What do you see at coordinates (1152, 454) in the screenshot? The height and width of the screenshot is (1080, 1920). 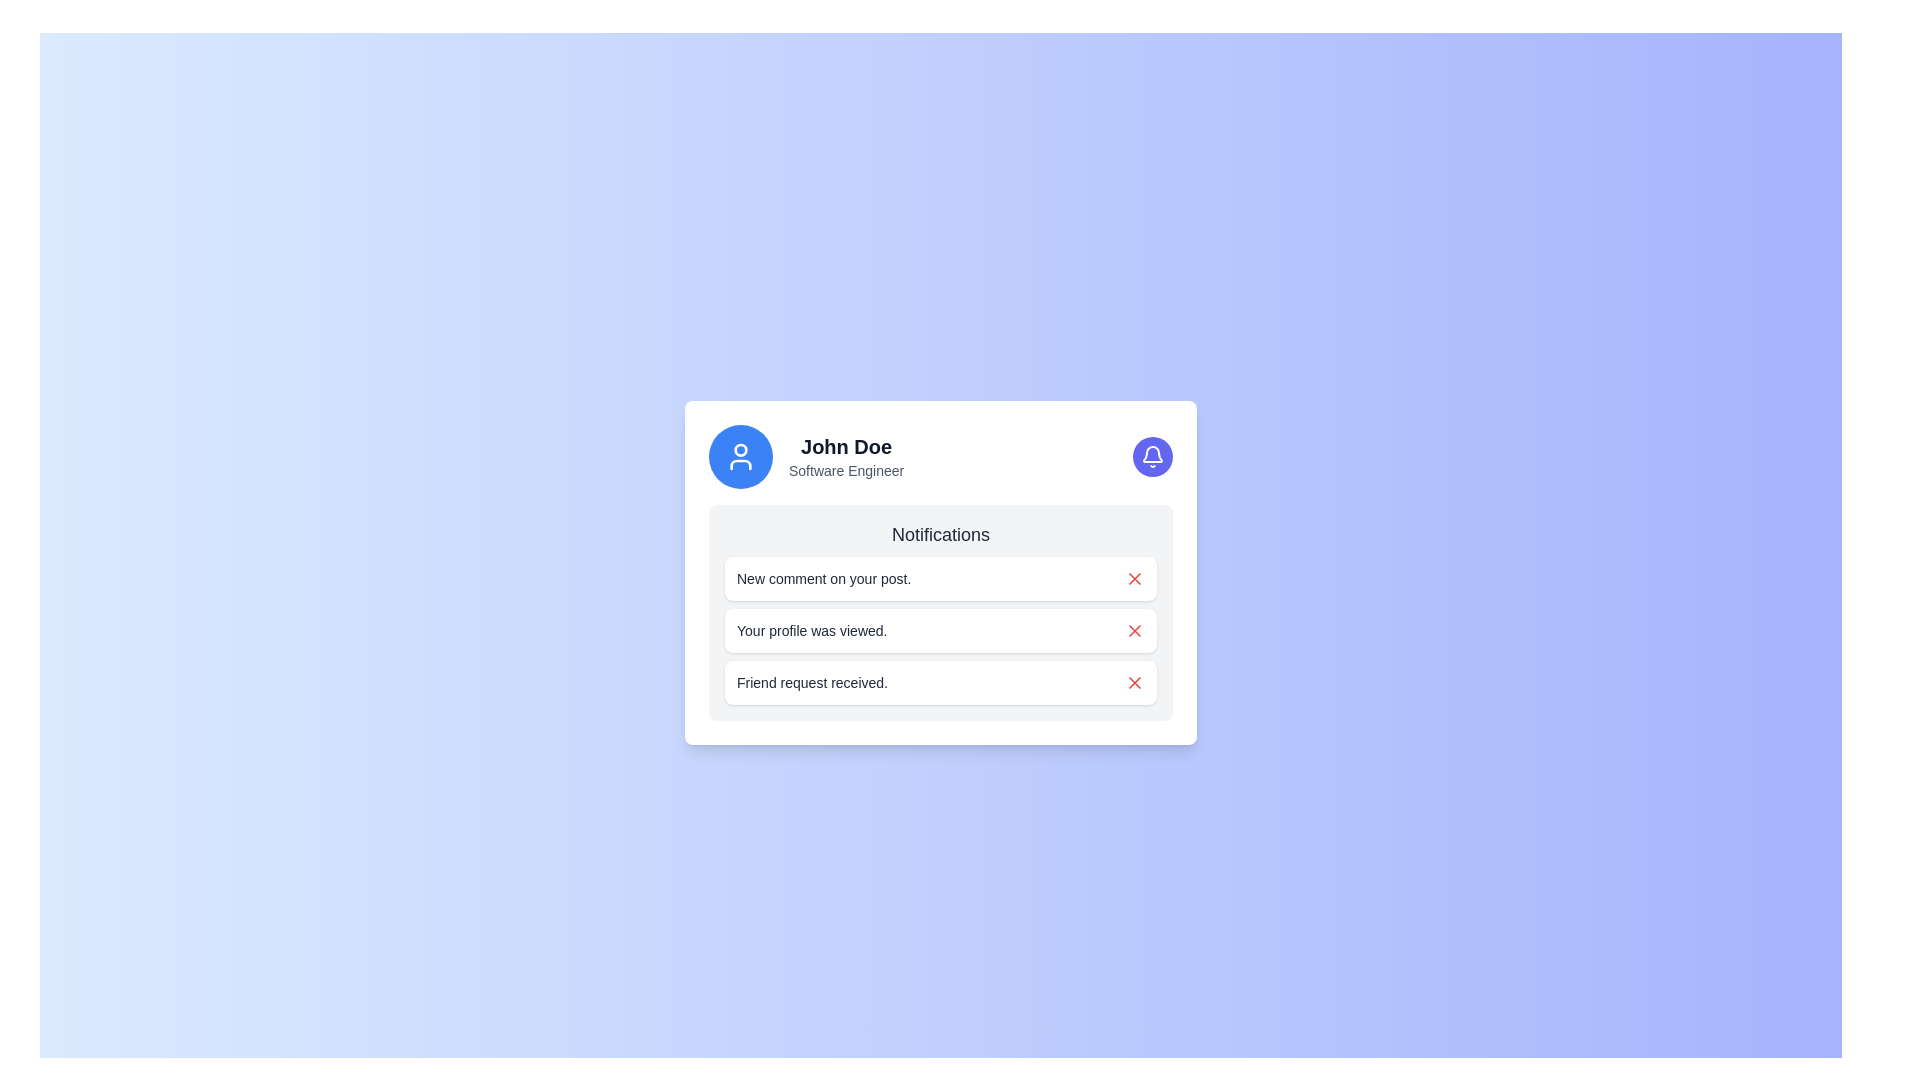 I see `the main body curve of the bell icon located in the top-right corner of the notification card, which visually represents notifications or alerts` at bounding box center [1152, 454].